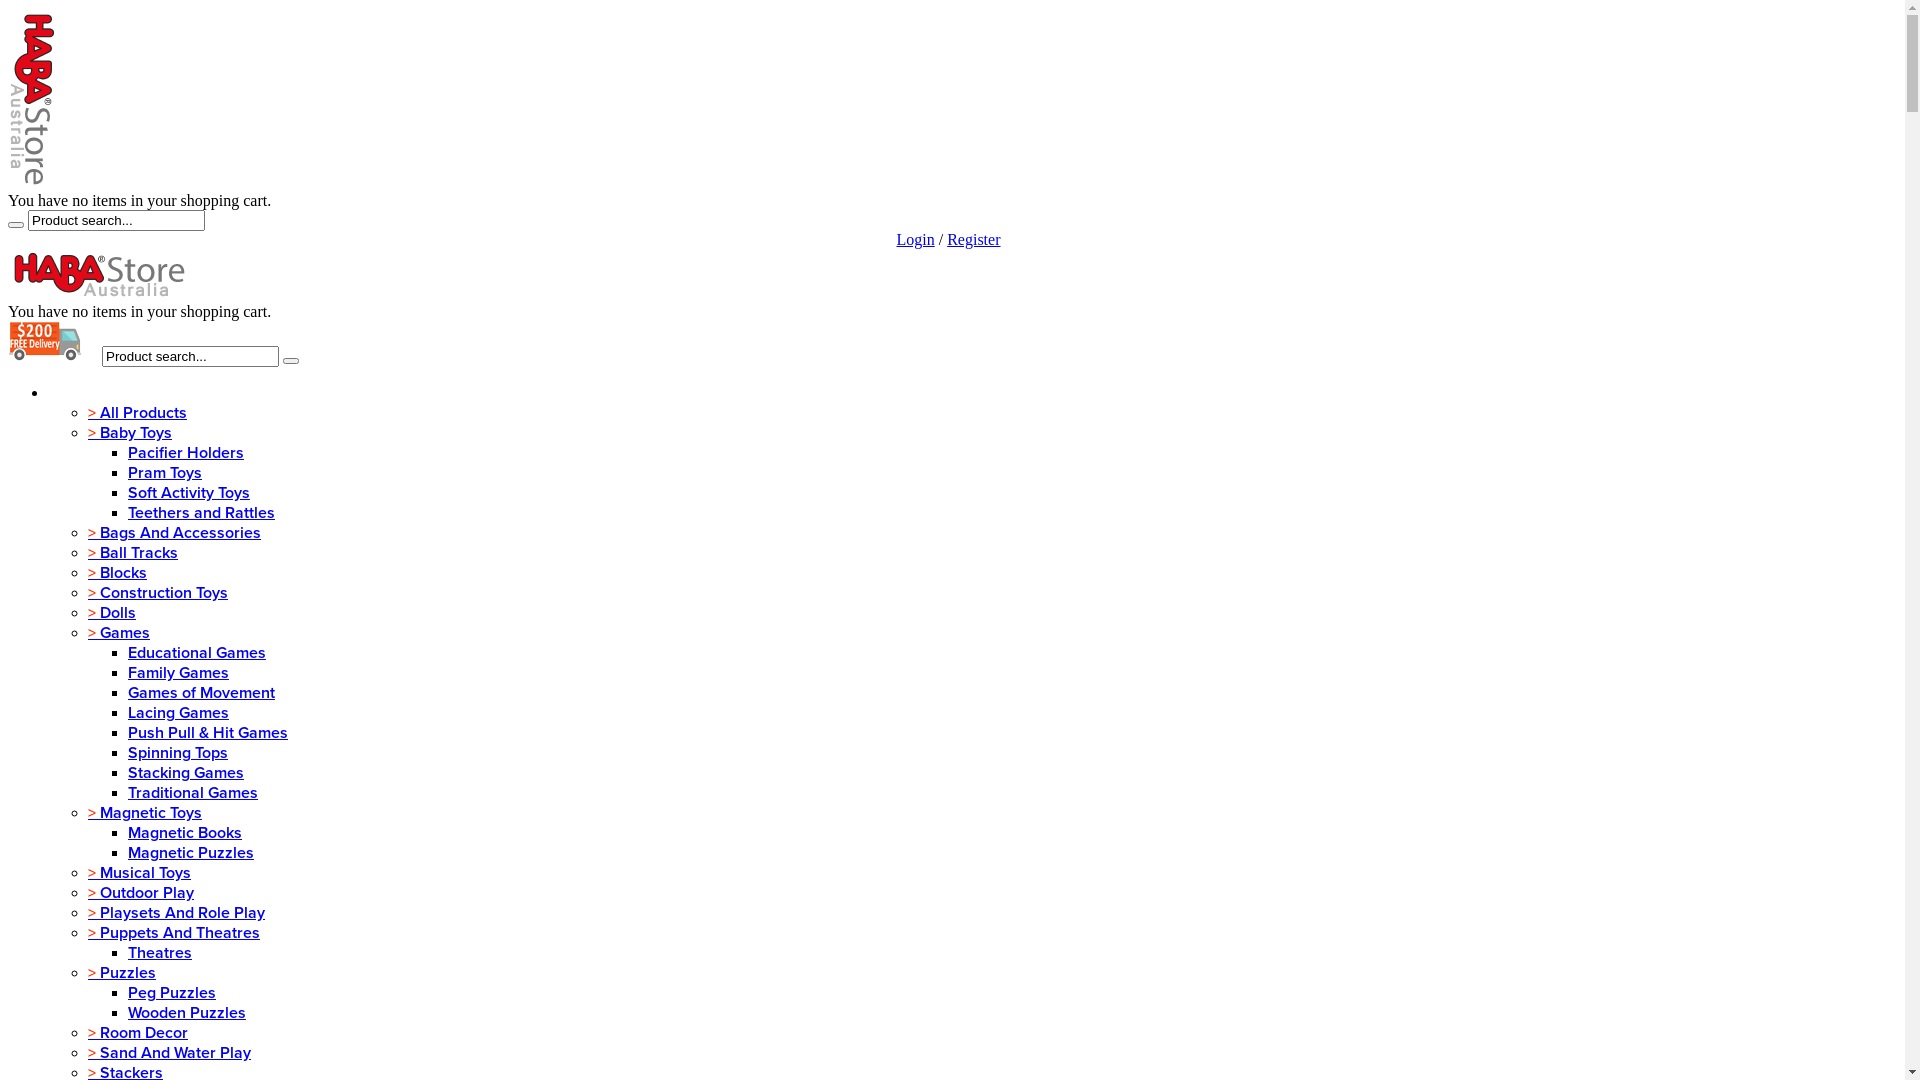  What do you see at coordinates (157, 592) in the screenshot?
I see `'> Construction Toys'` at bounding box center [157, 592].